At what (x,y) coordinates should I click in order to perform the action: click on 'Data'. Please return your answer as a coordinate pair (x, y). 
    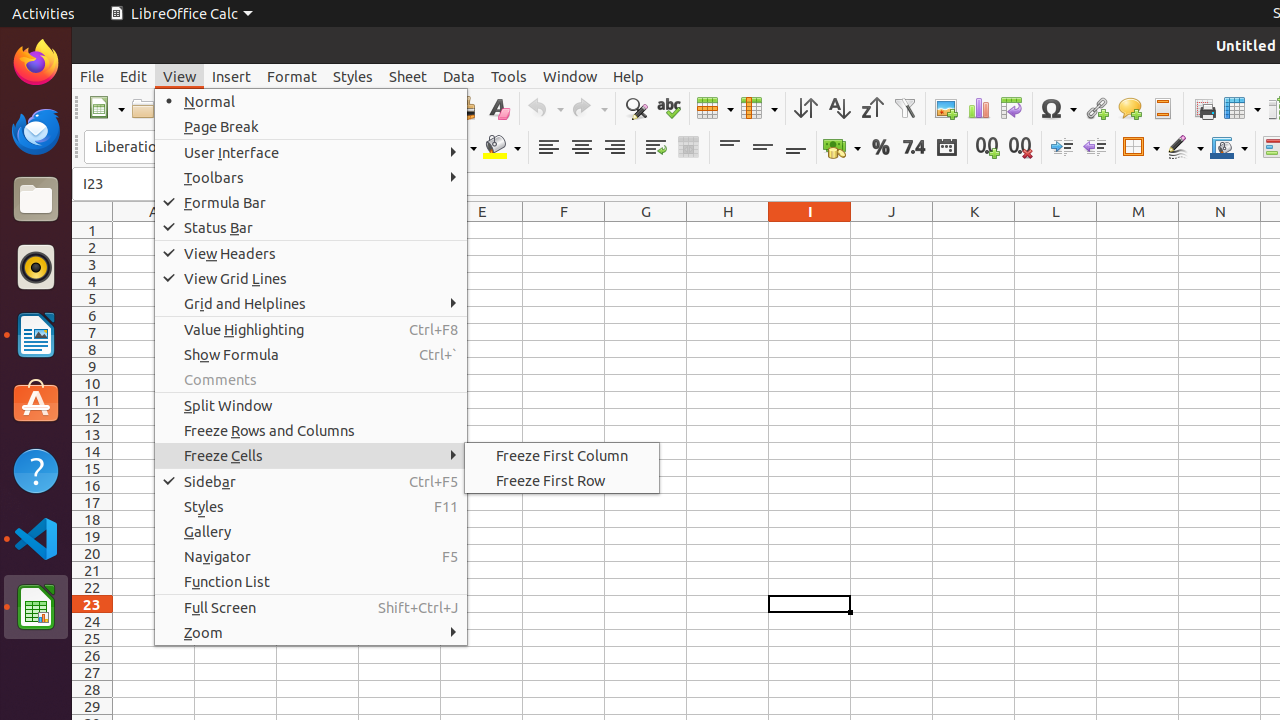
    Looking at the image, I should click on (458, 75).